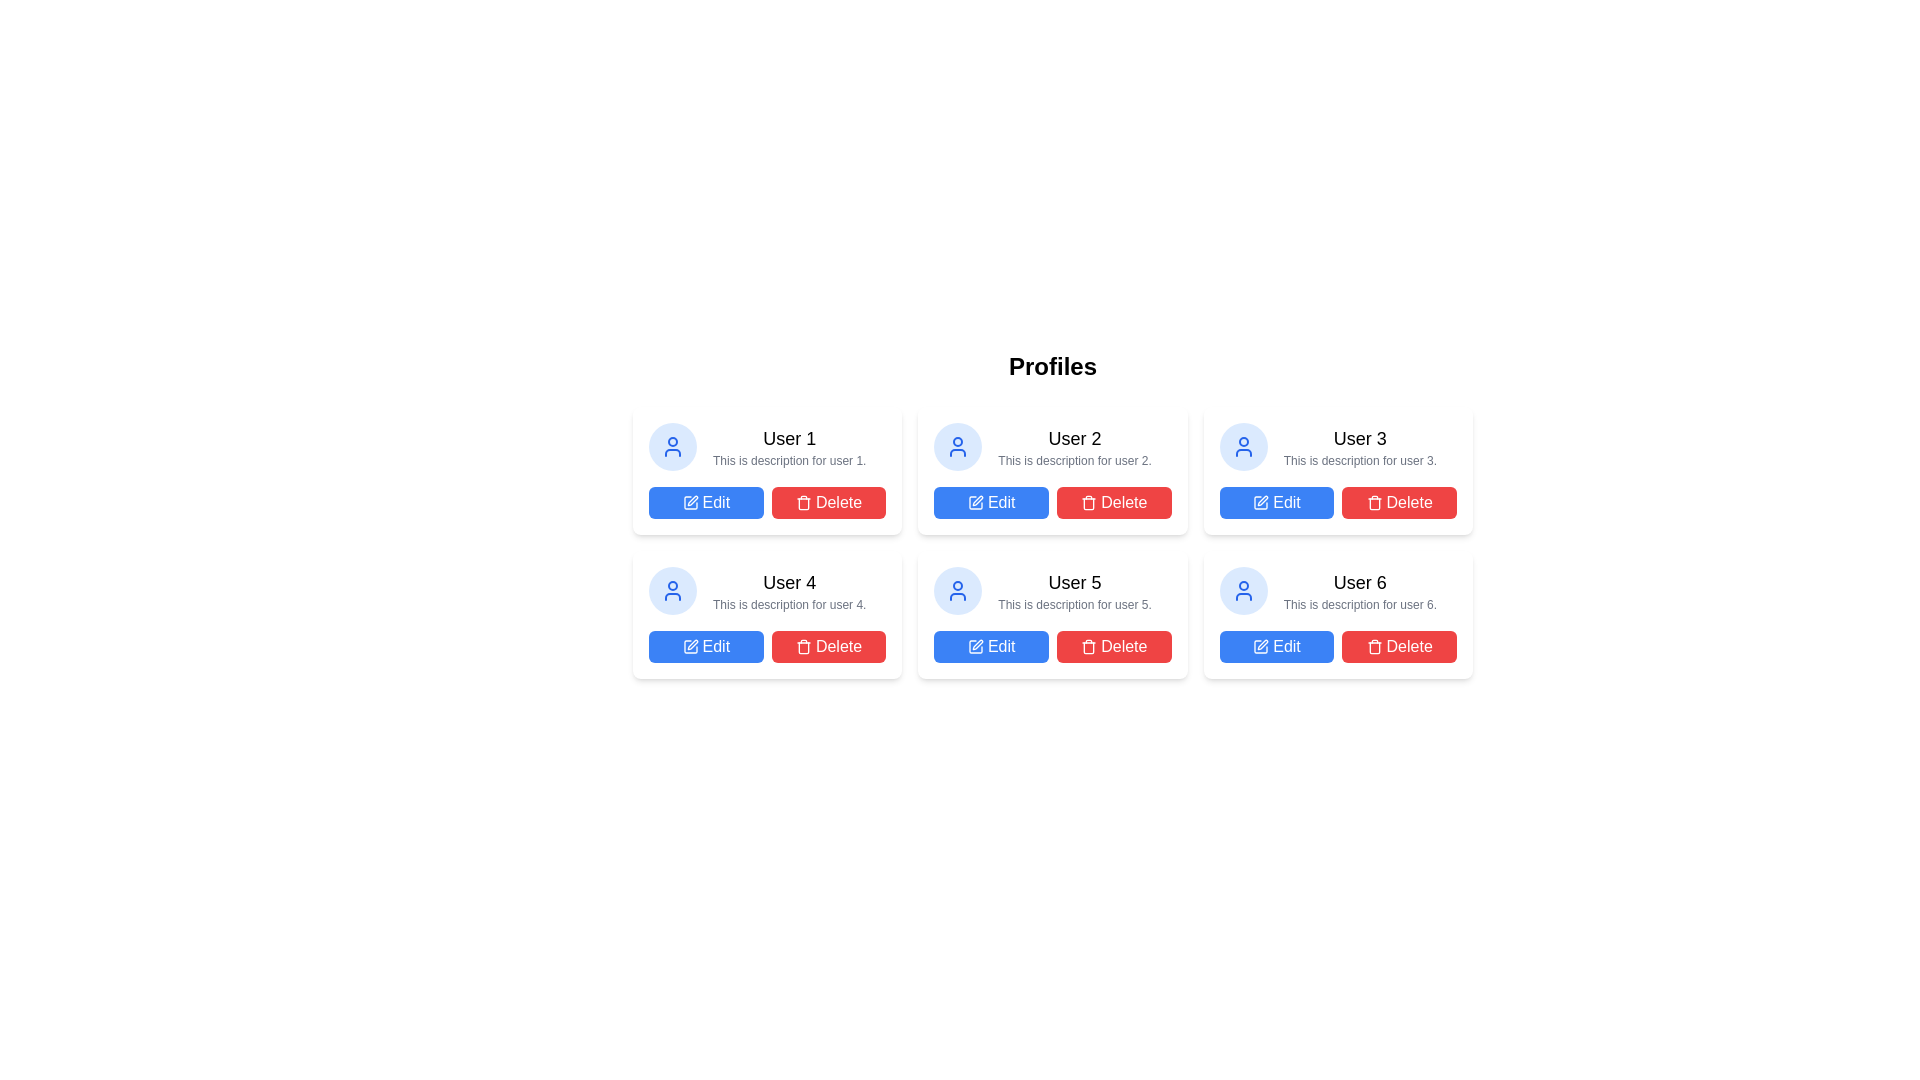 The width and height of the screenshot is (1920, 1080). I want to click on on the user account icon representing 'User 5', located in the top-left corner of the card labeled 'User 5', so click(957, 589).